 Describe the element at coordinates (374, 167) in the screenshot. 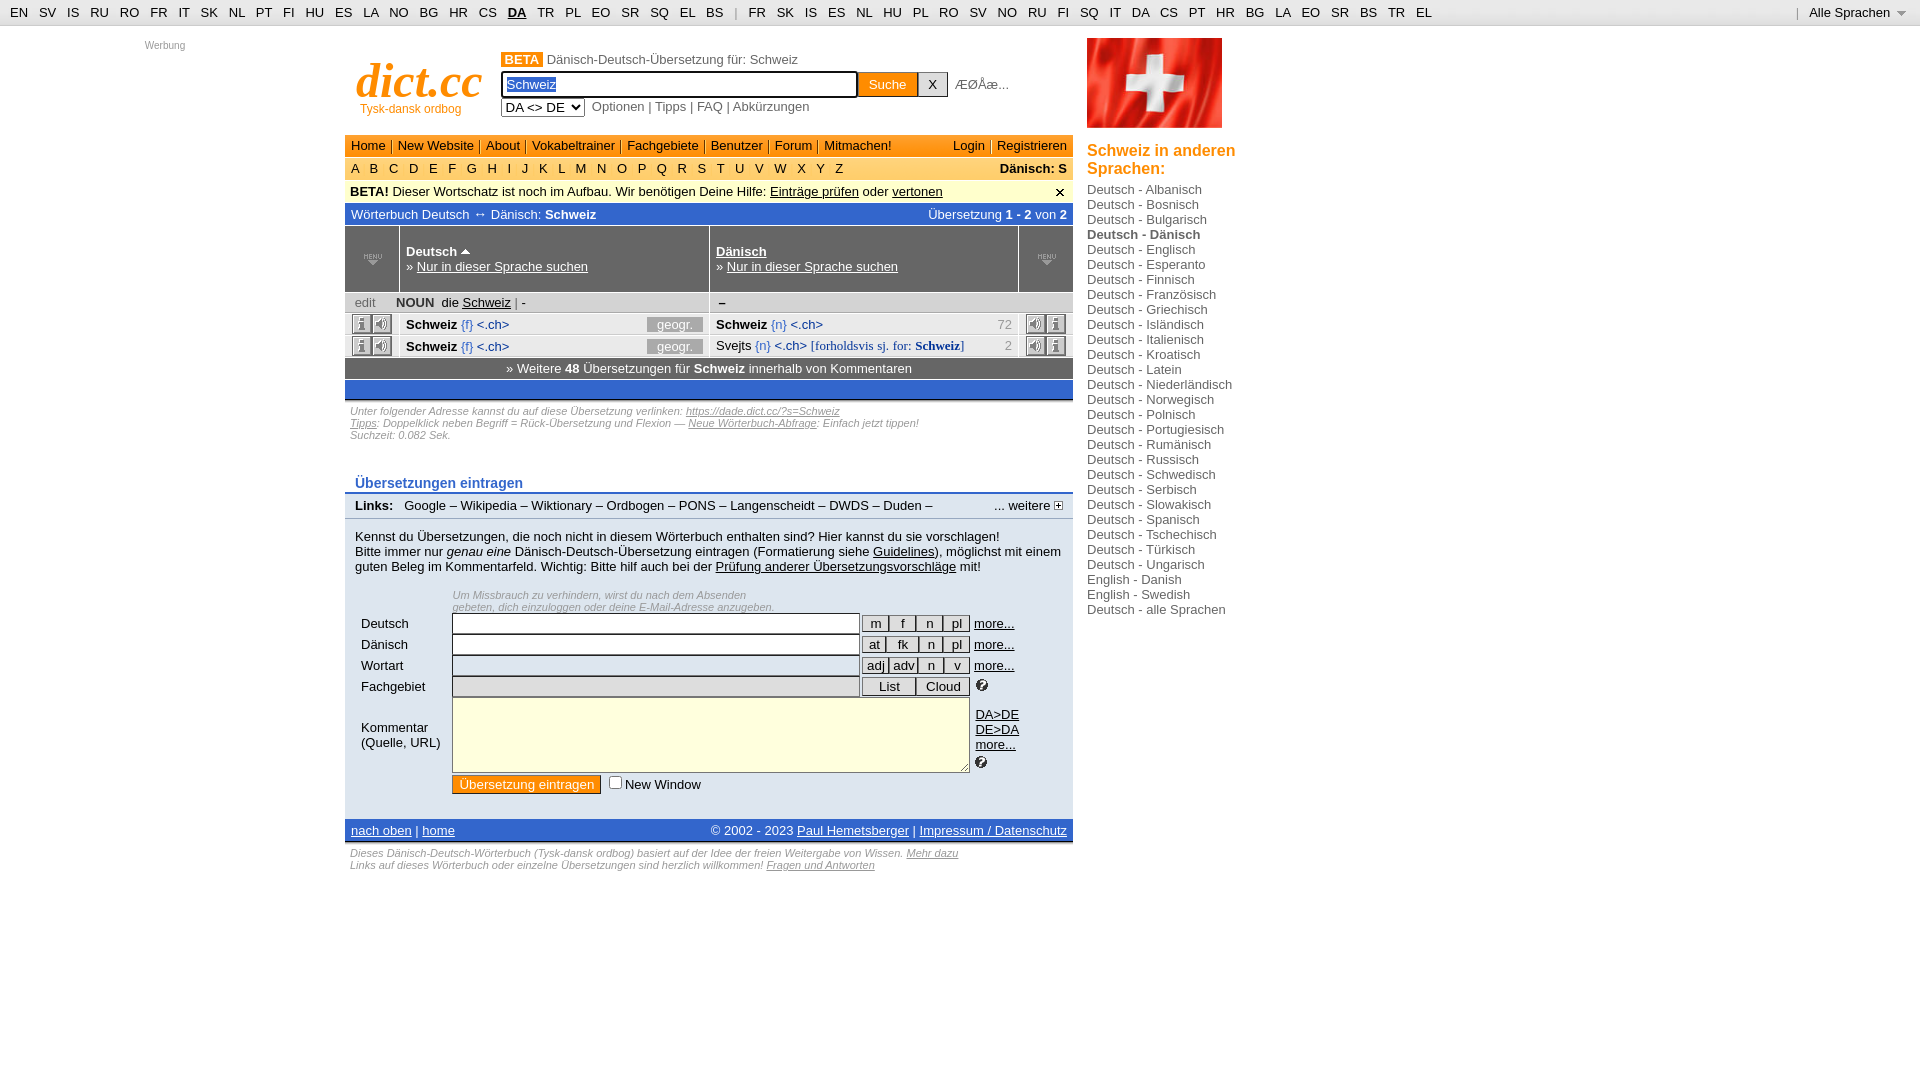

I see `'B'` at that location.